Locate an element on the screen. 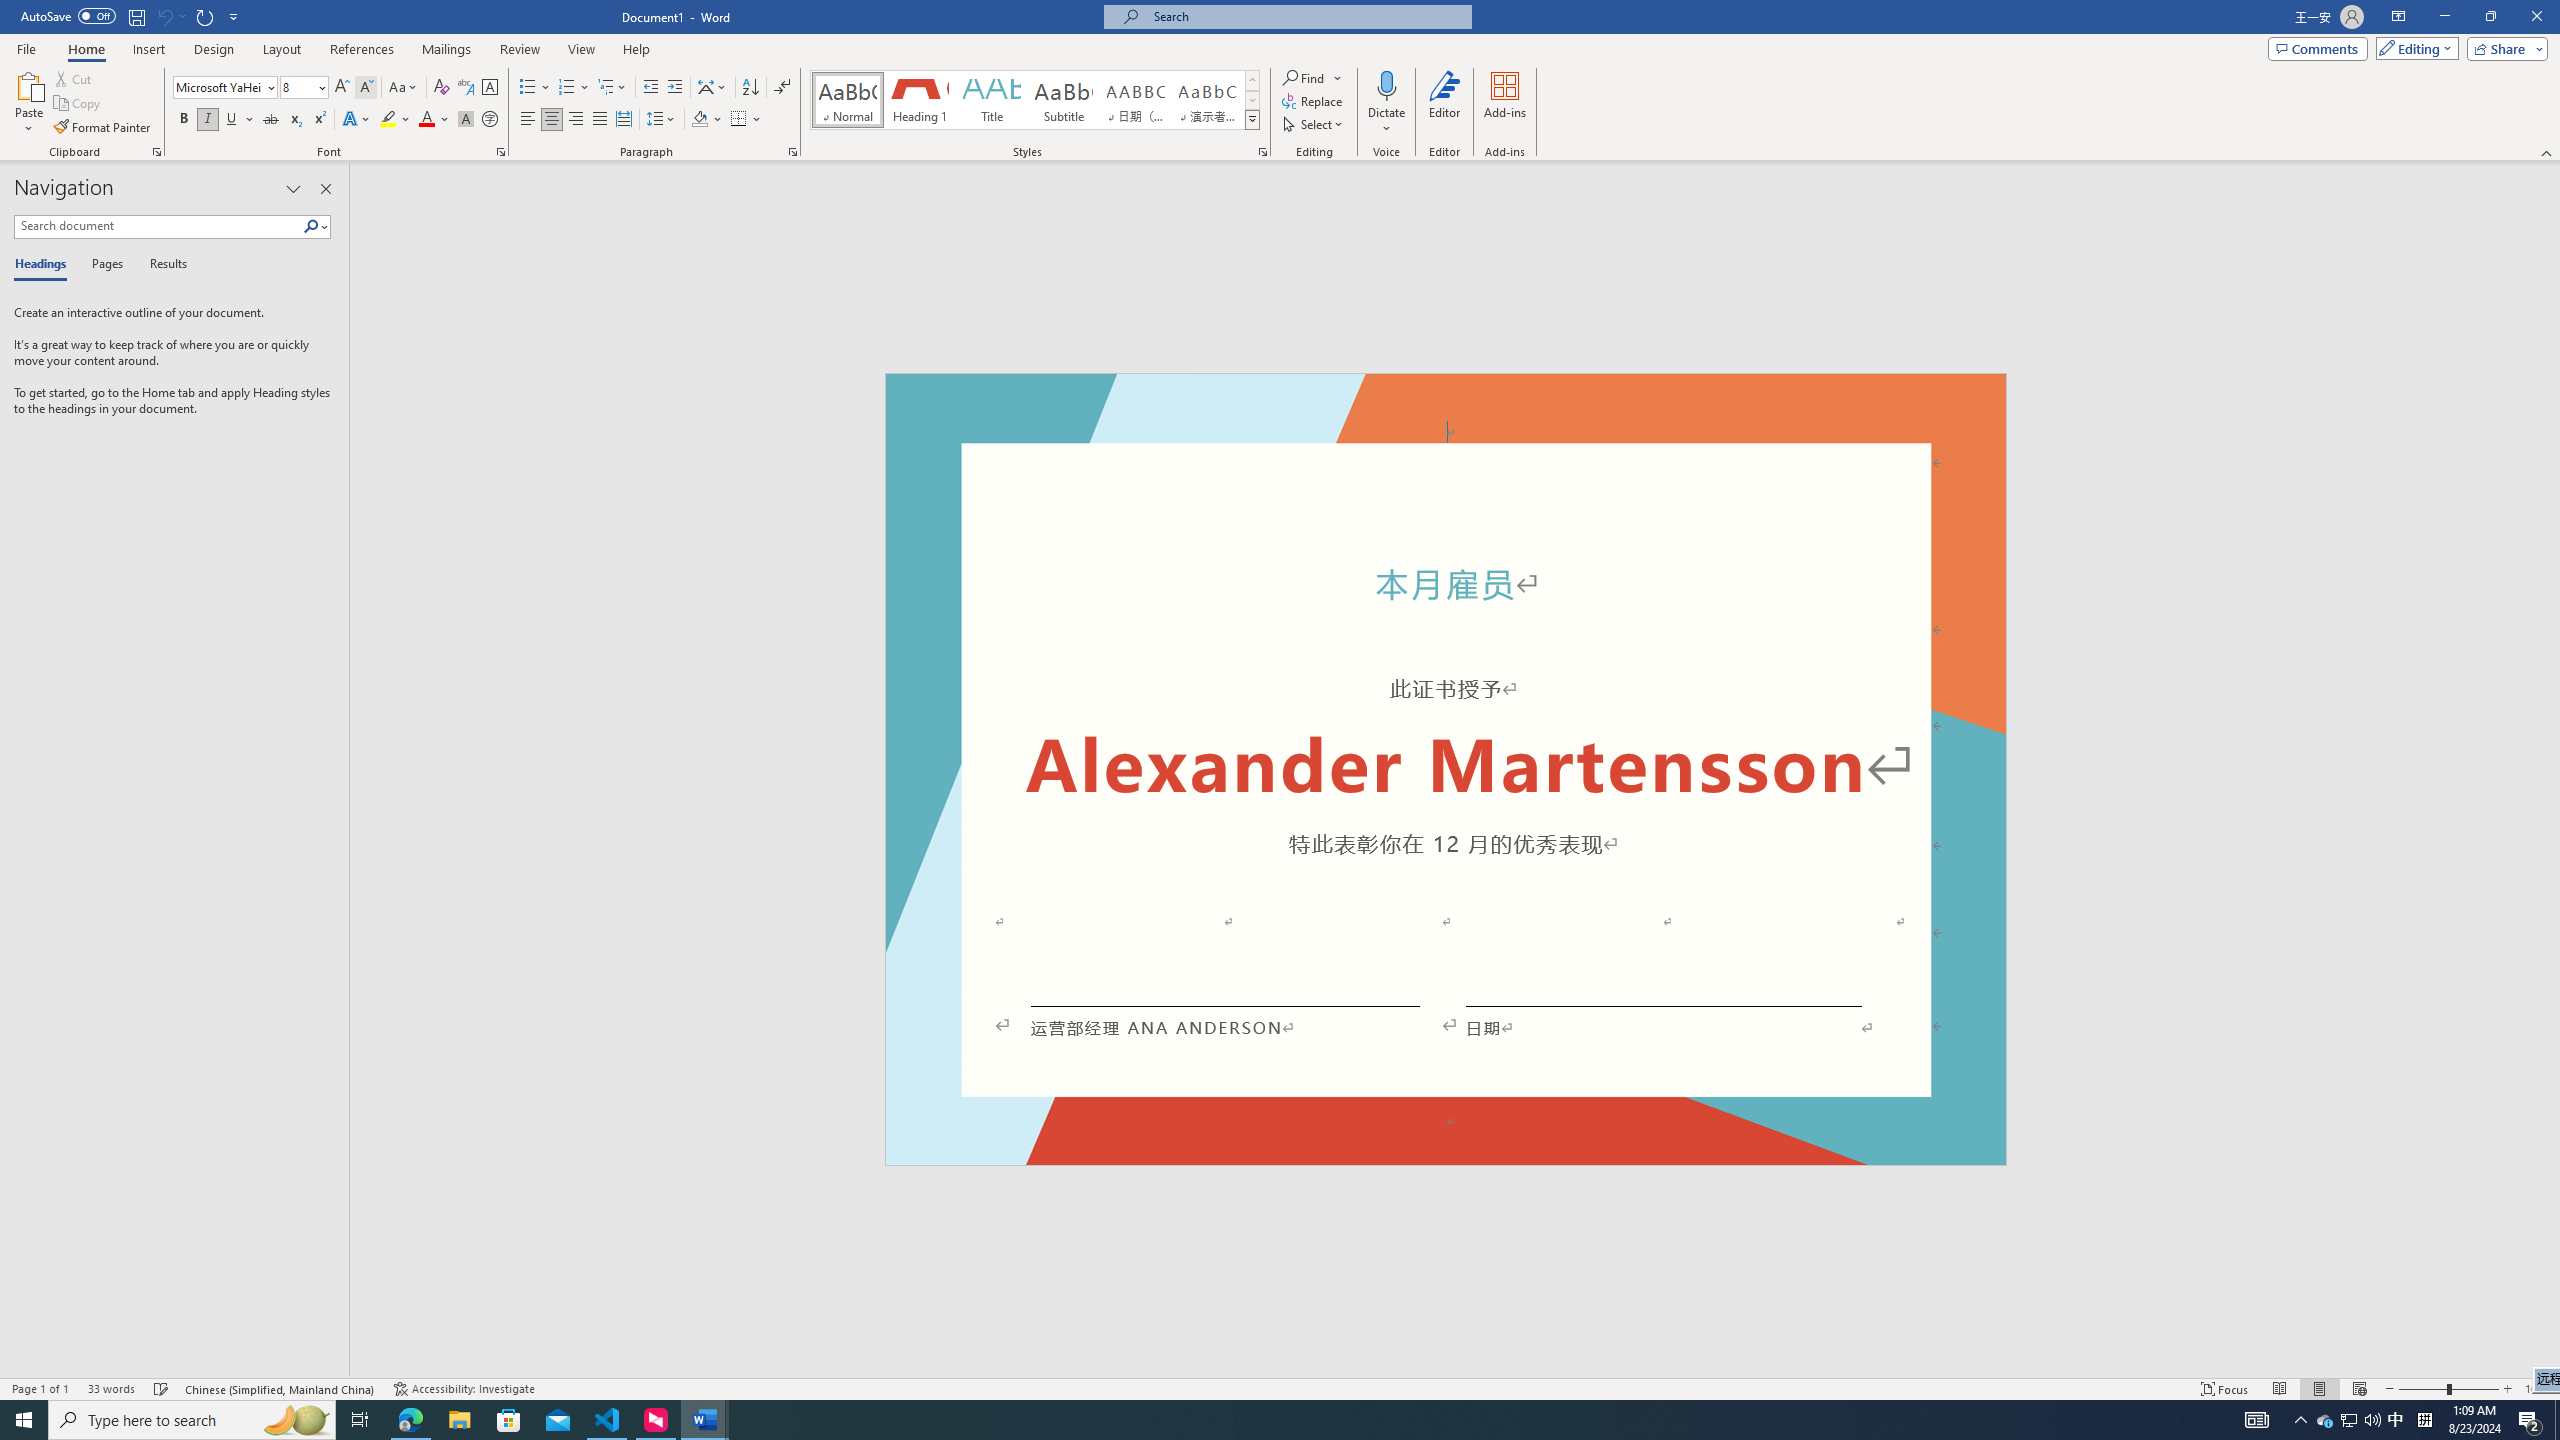 This screenshot has height=1440, width=2560. 'Repeat Shrink Font' is located at coordinates (205, 15).